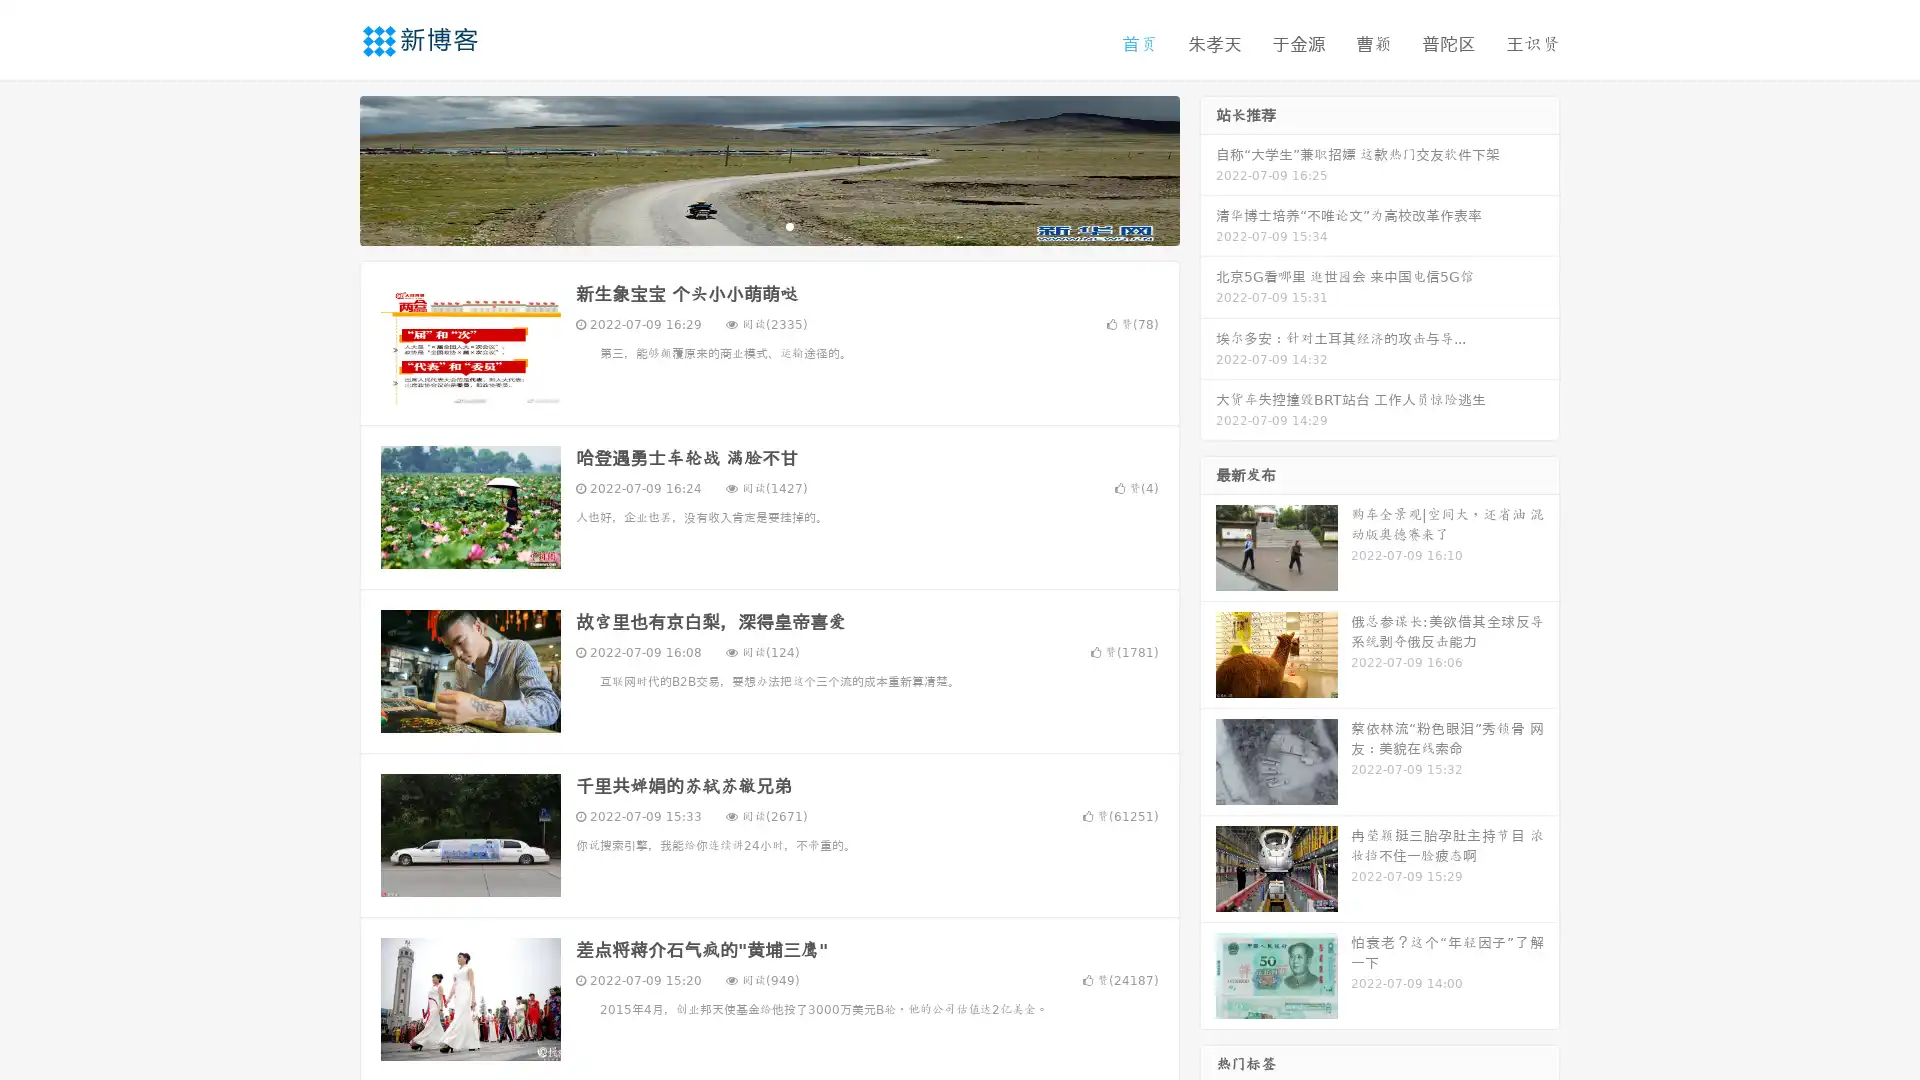 The image size is (1920, 1080). I want to click on Go to slide 2, so click(768, 225).